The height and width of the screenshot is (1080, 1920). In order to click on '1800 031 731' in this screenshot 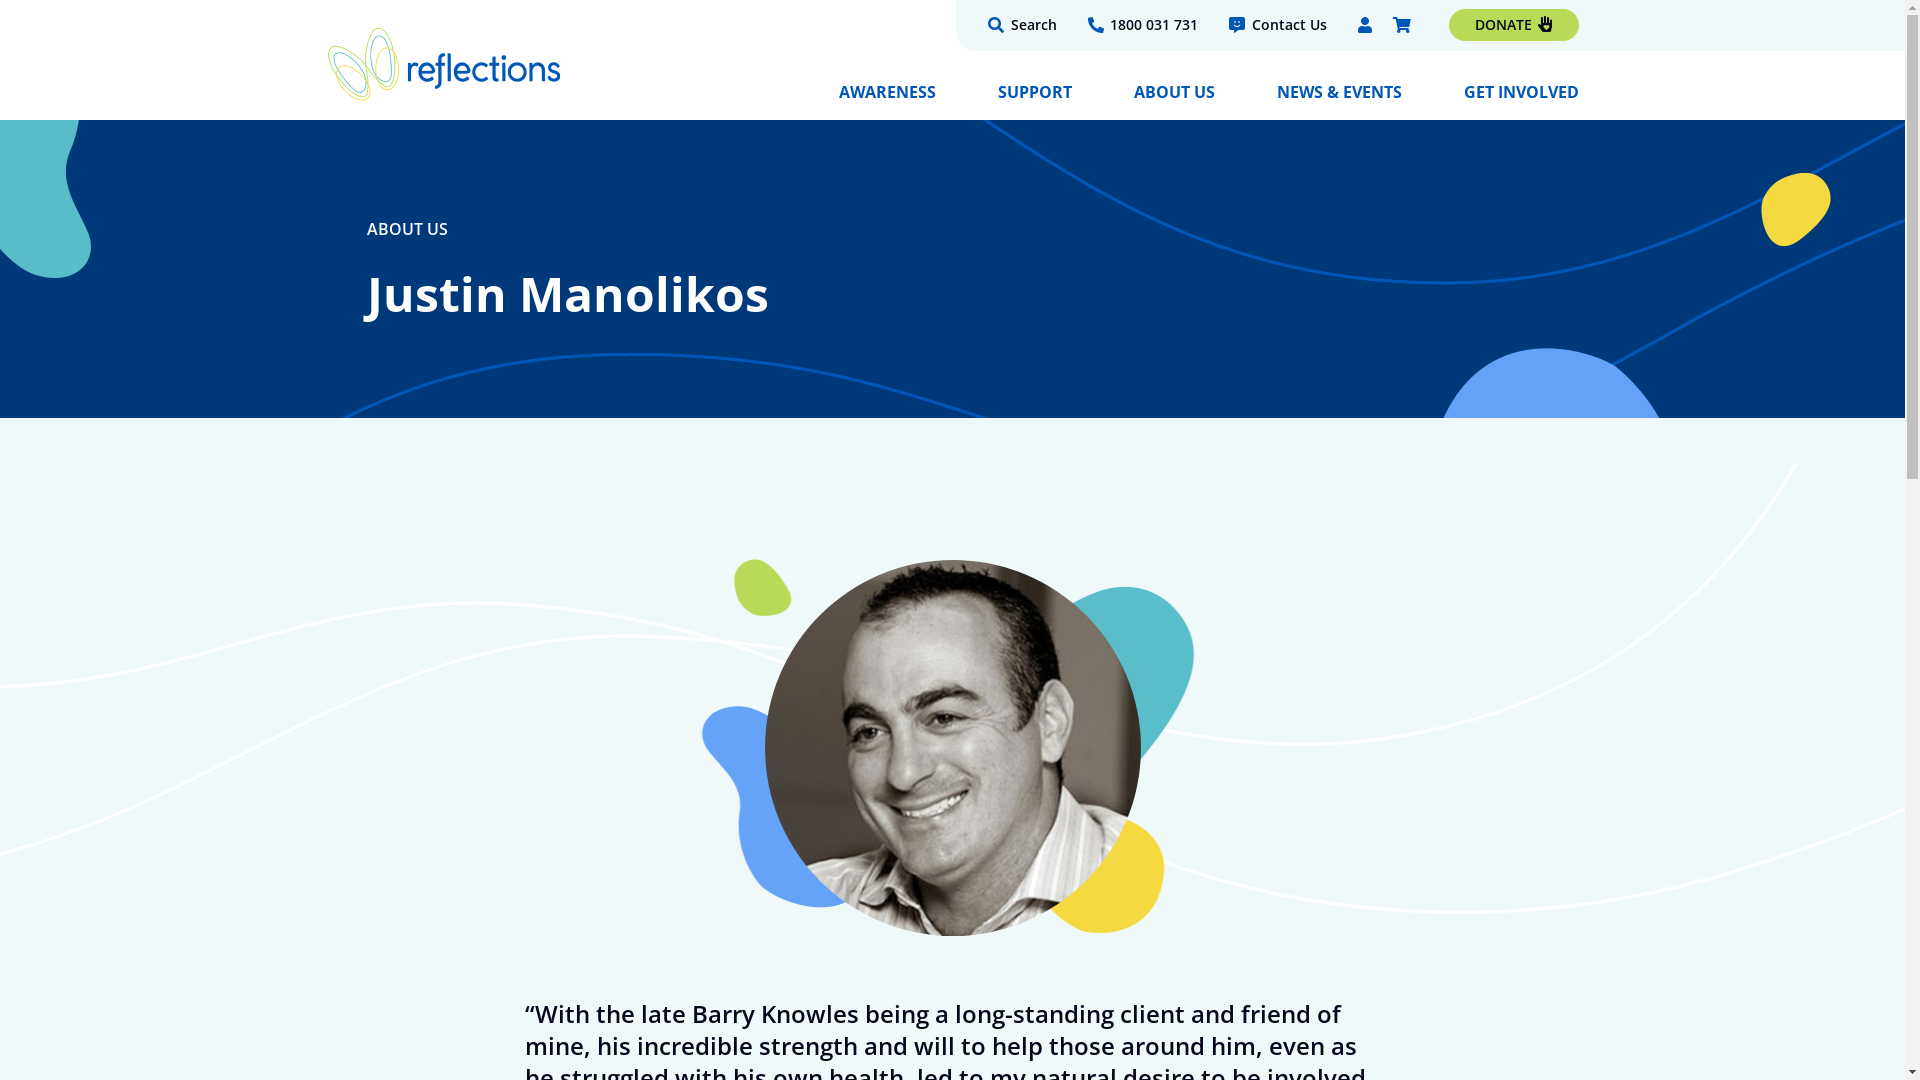, I will do `click(1087, 24)`.